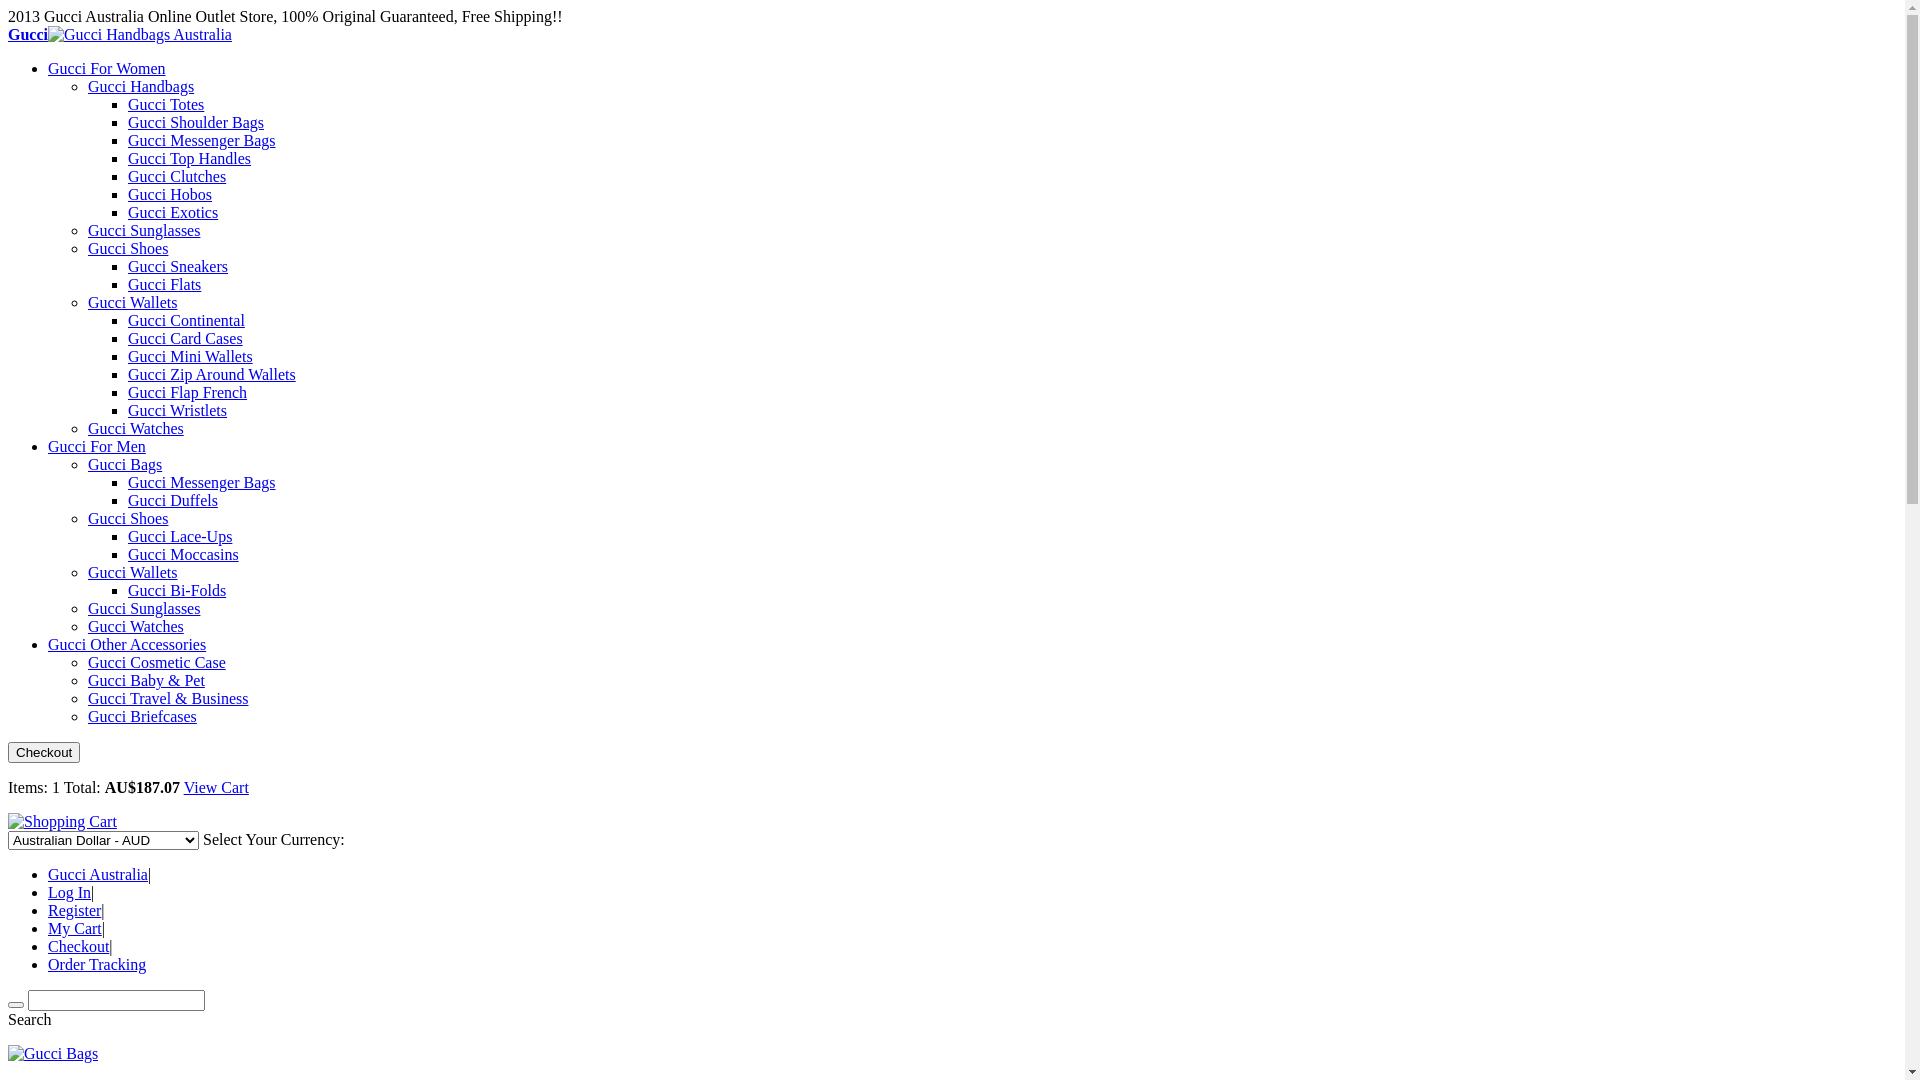 The image size is (1920, 1080). Describe the element at coordinates (125, 644) in the screenshot. I see `'Gucci Other Accessories'` at that location.